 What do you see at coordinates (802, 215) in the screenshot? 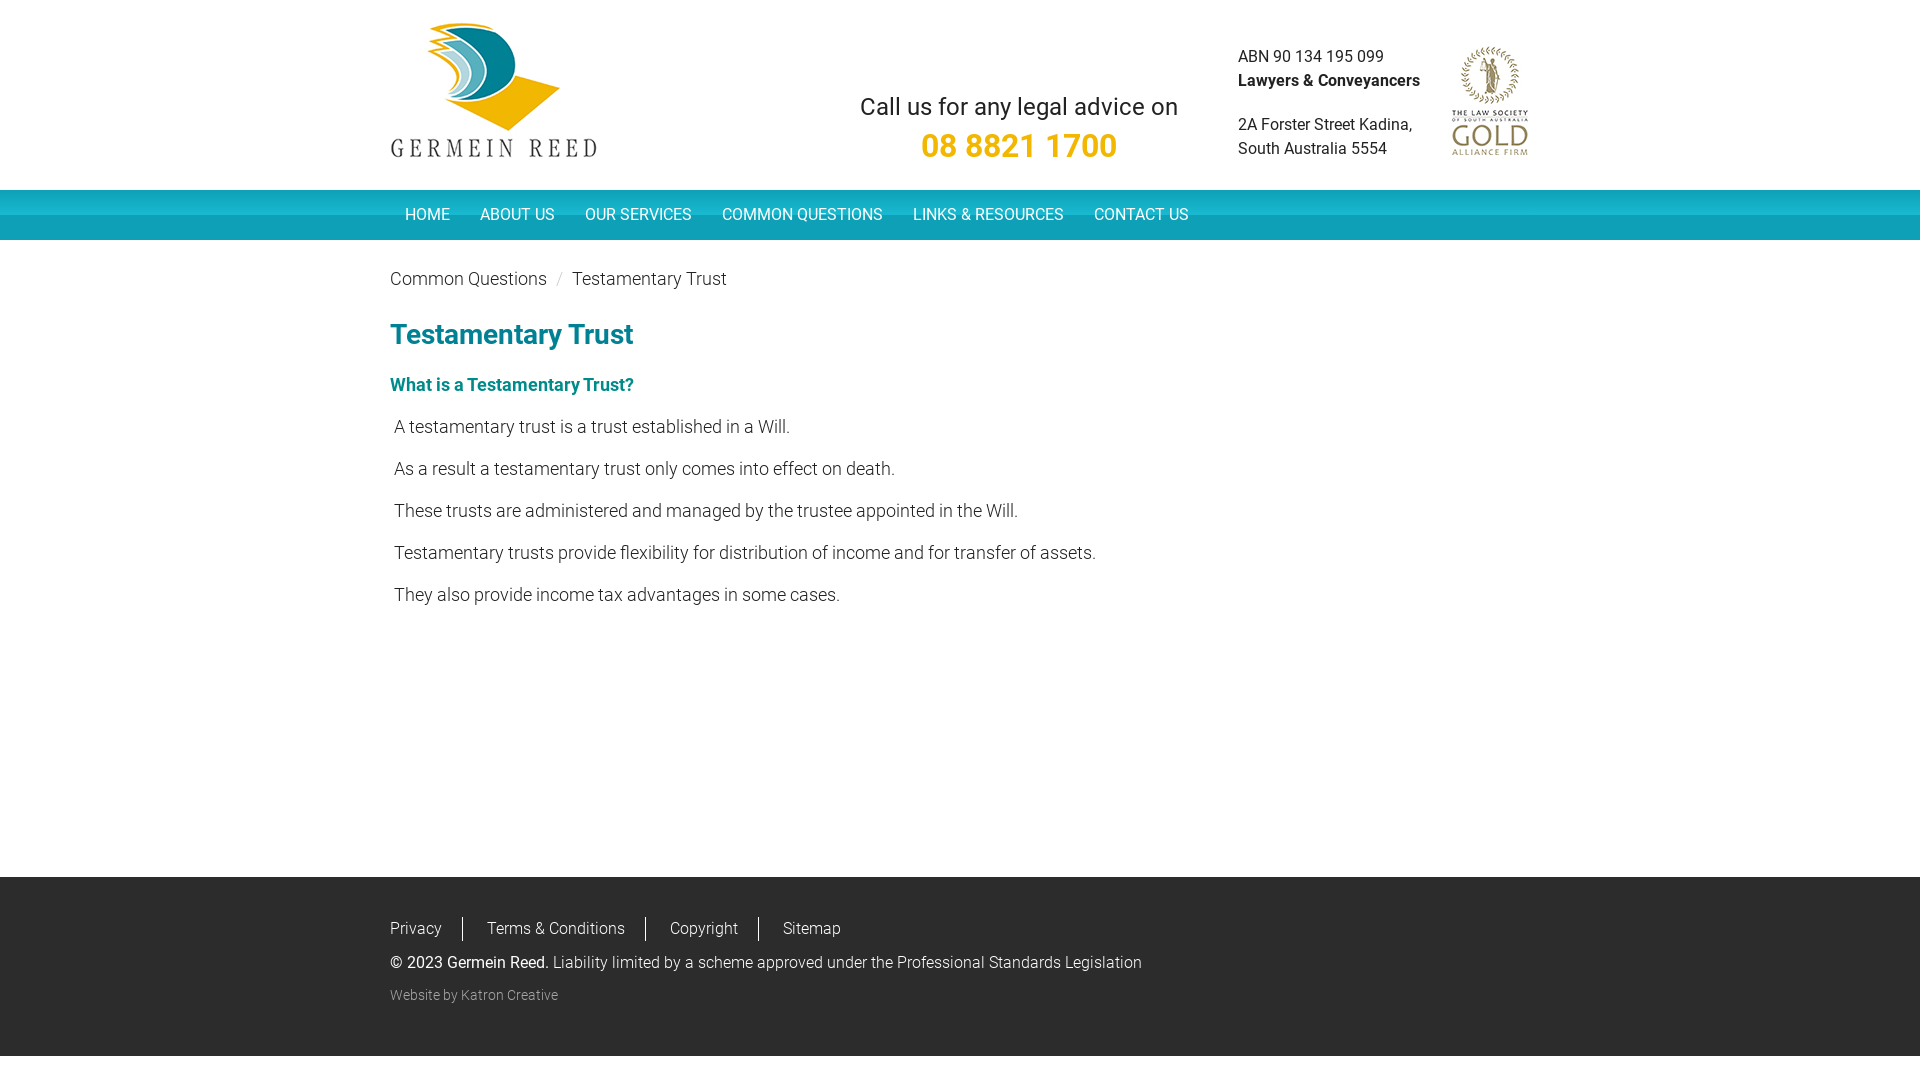
I see `'COMMON QUESTIONS'` at bounding box center [802, 215].